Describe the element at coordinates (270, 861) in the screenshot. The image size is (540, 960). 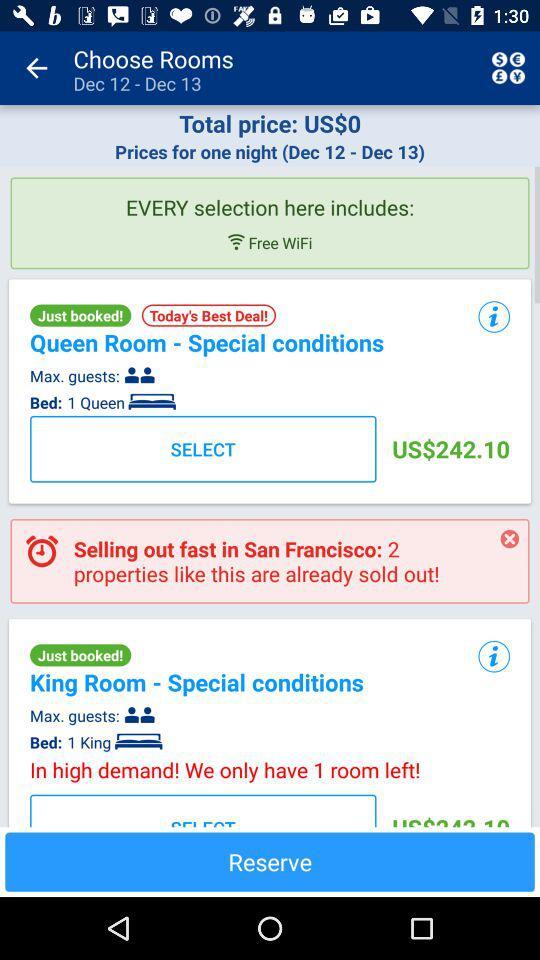
I see `the app below the select item` at that location.